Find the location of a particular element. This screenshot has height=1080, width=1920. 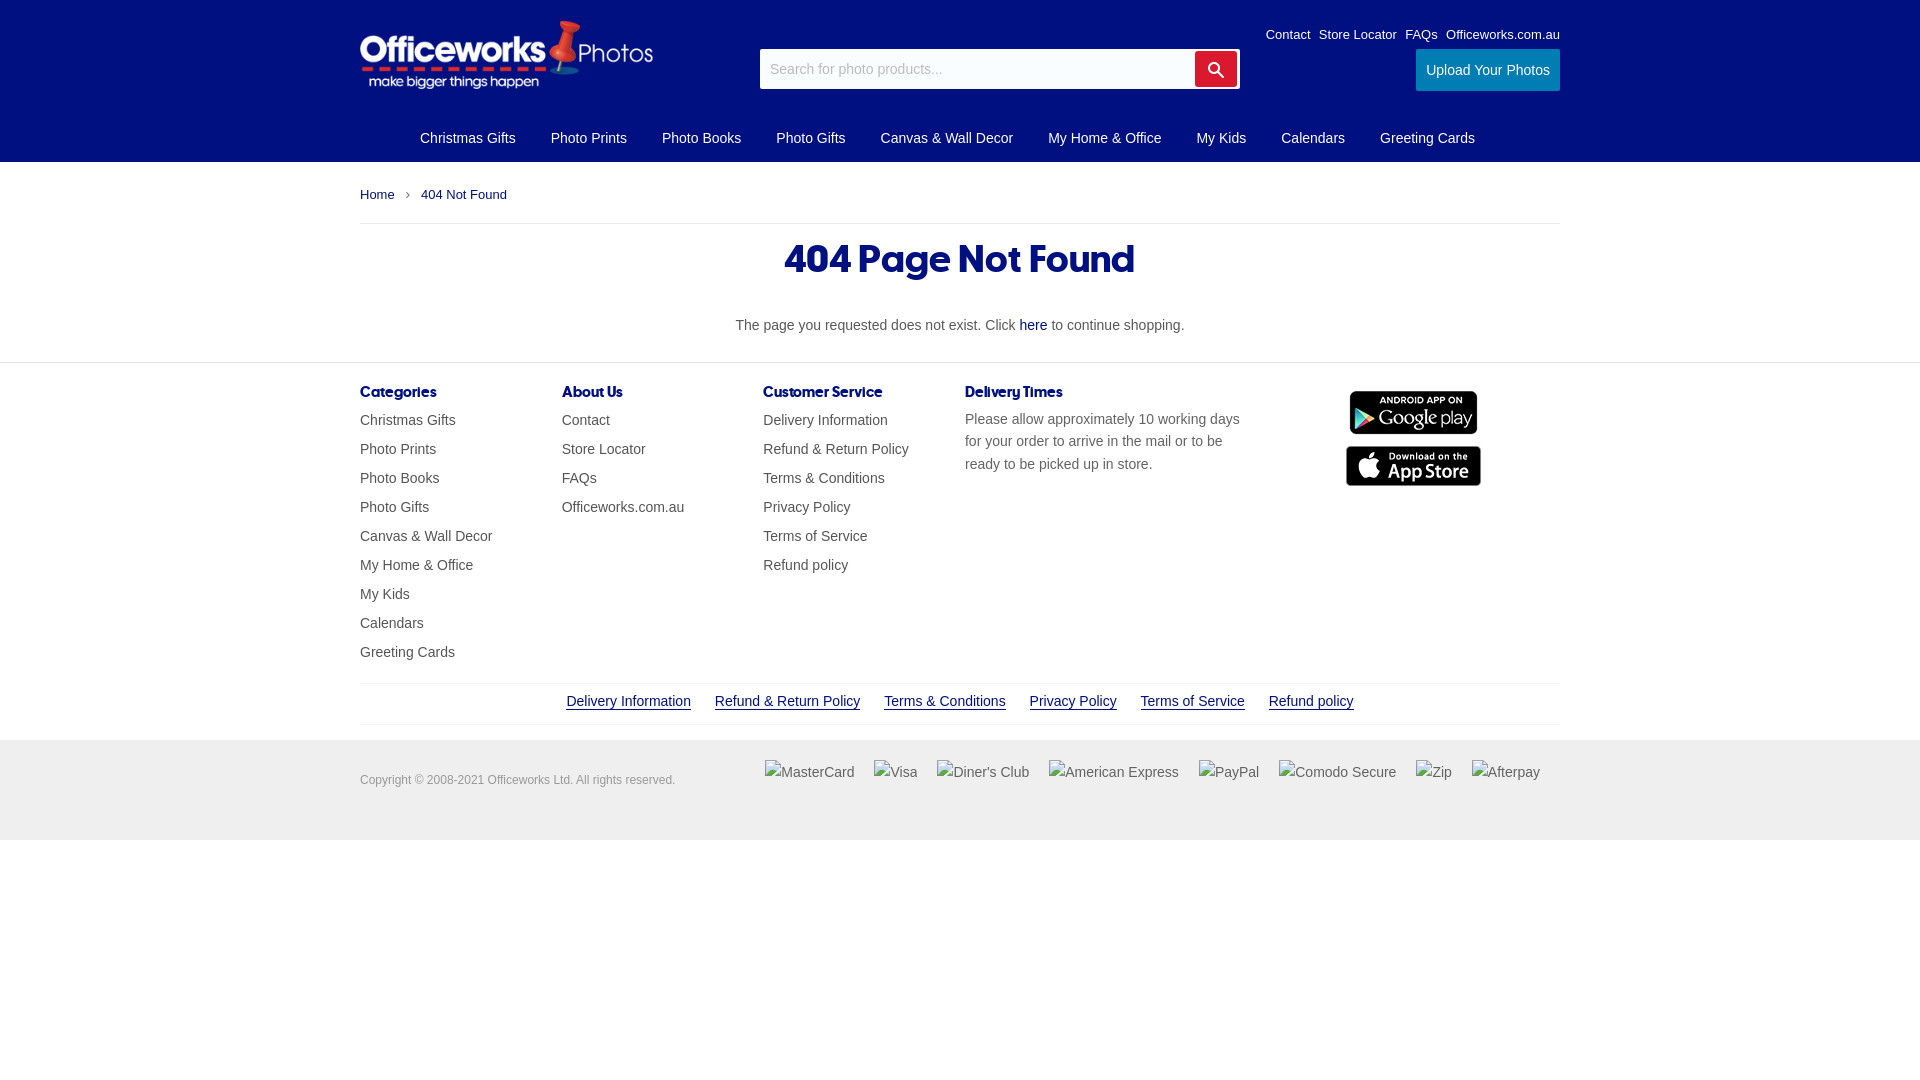

'Refund policy' is located at coordinates (1311, 700).